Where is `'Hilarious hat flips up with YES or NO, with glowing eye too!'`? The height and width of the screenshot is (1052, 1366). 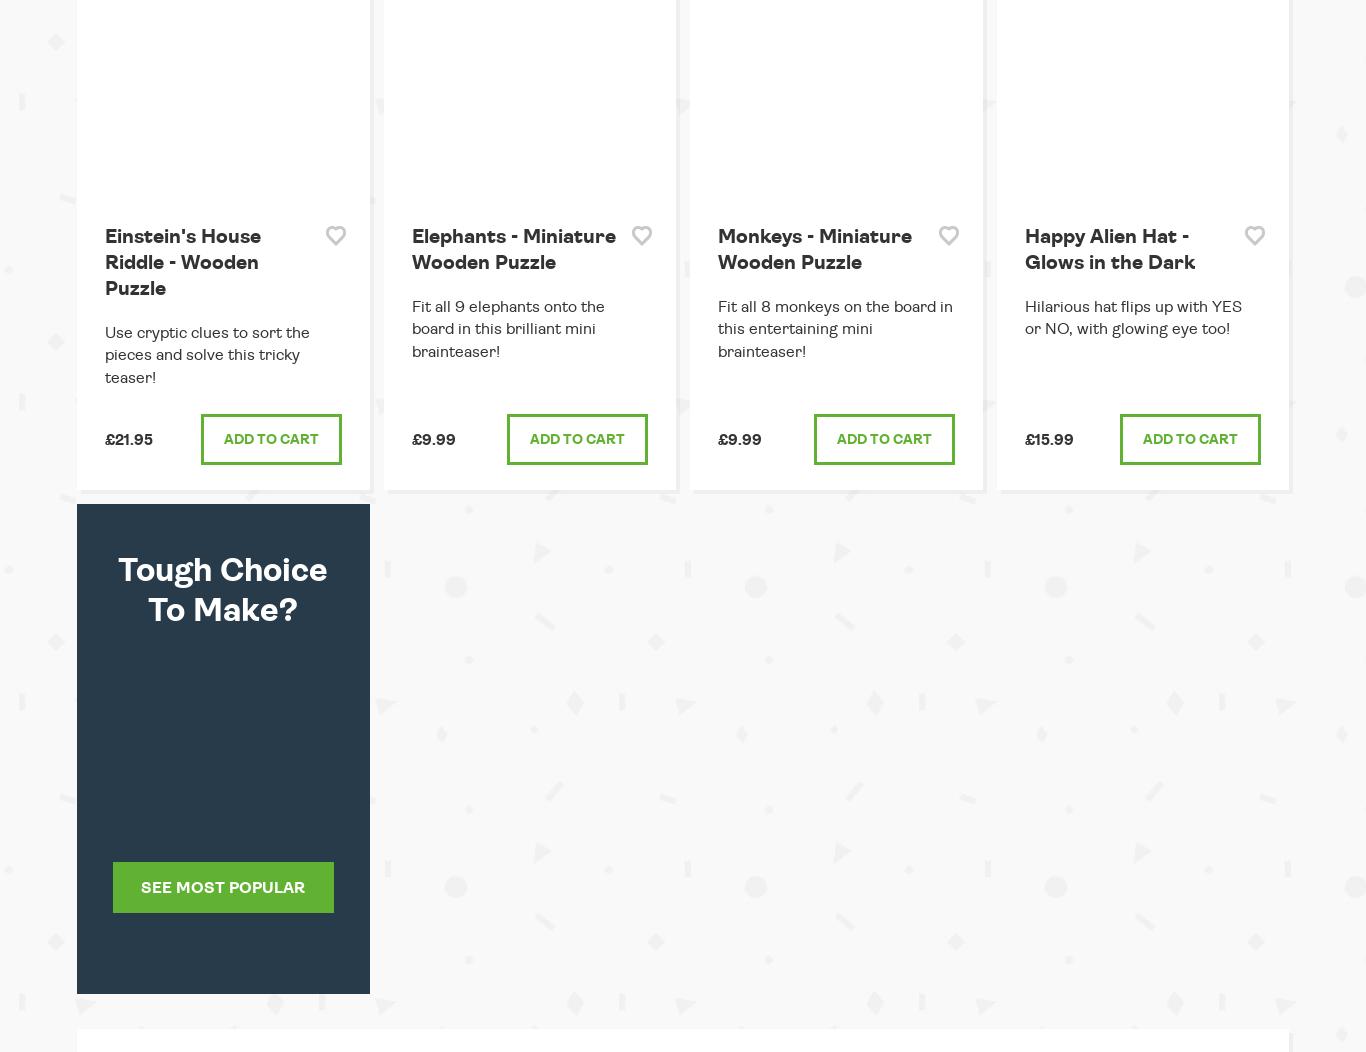
'Hilarious hat flips up with YES or NO, with glowing eye too!' is located at coordinates (1023, 316).